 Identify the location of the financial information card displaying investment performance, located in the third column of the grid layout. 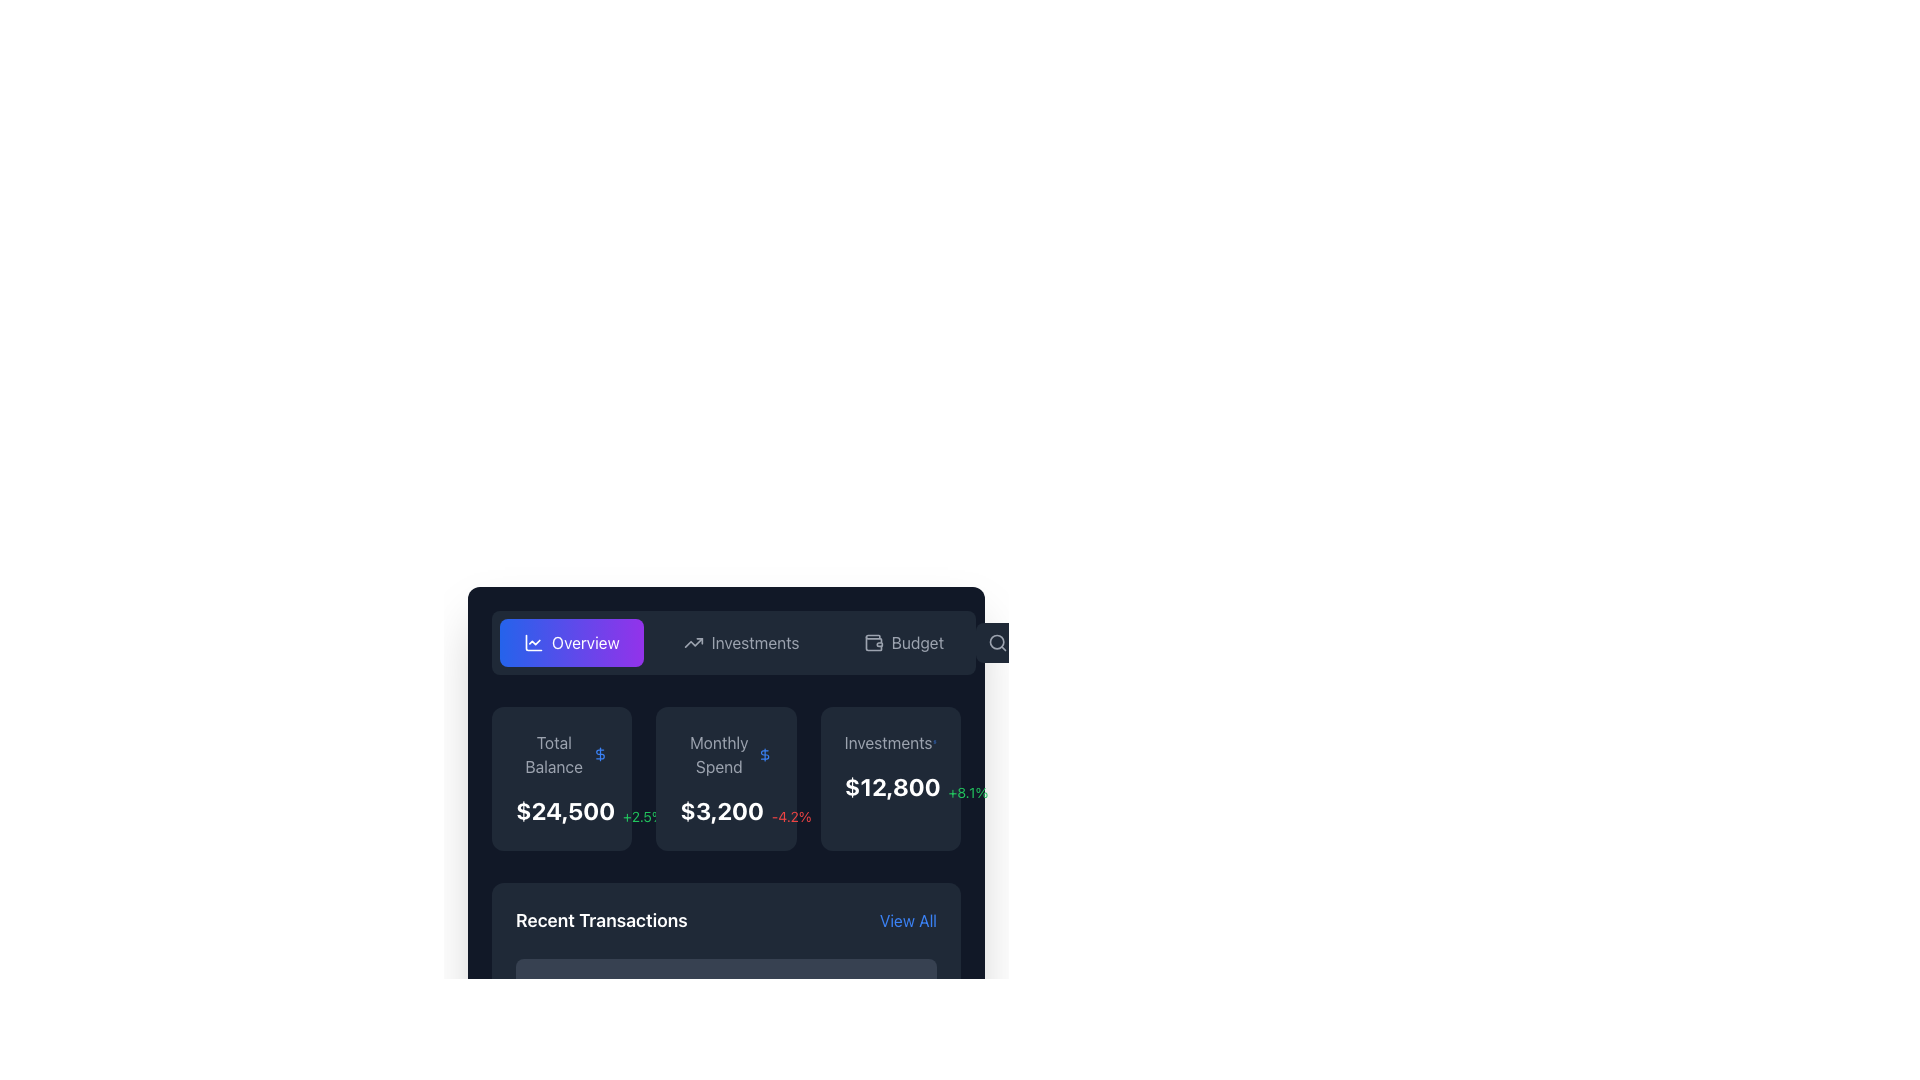
(889, 778).